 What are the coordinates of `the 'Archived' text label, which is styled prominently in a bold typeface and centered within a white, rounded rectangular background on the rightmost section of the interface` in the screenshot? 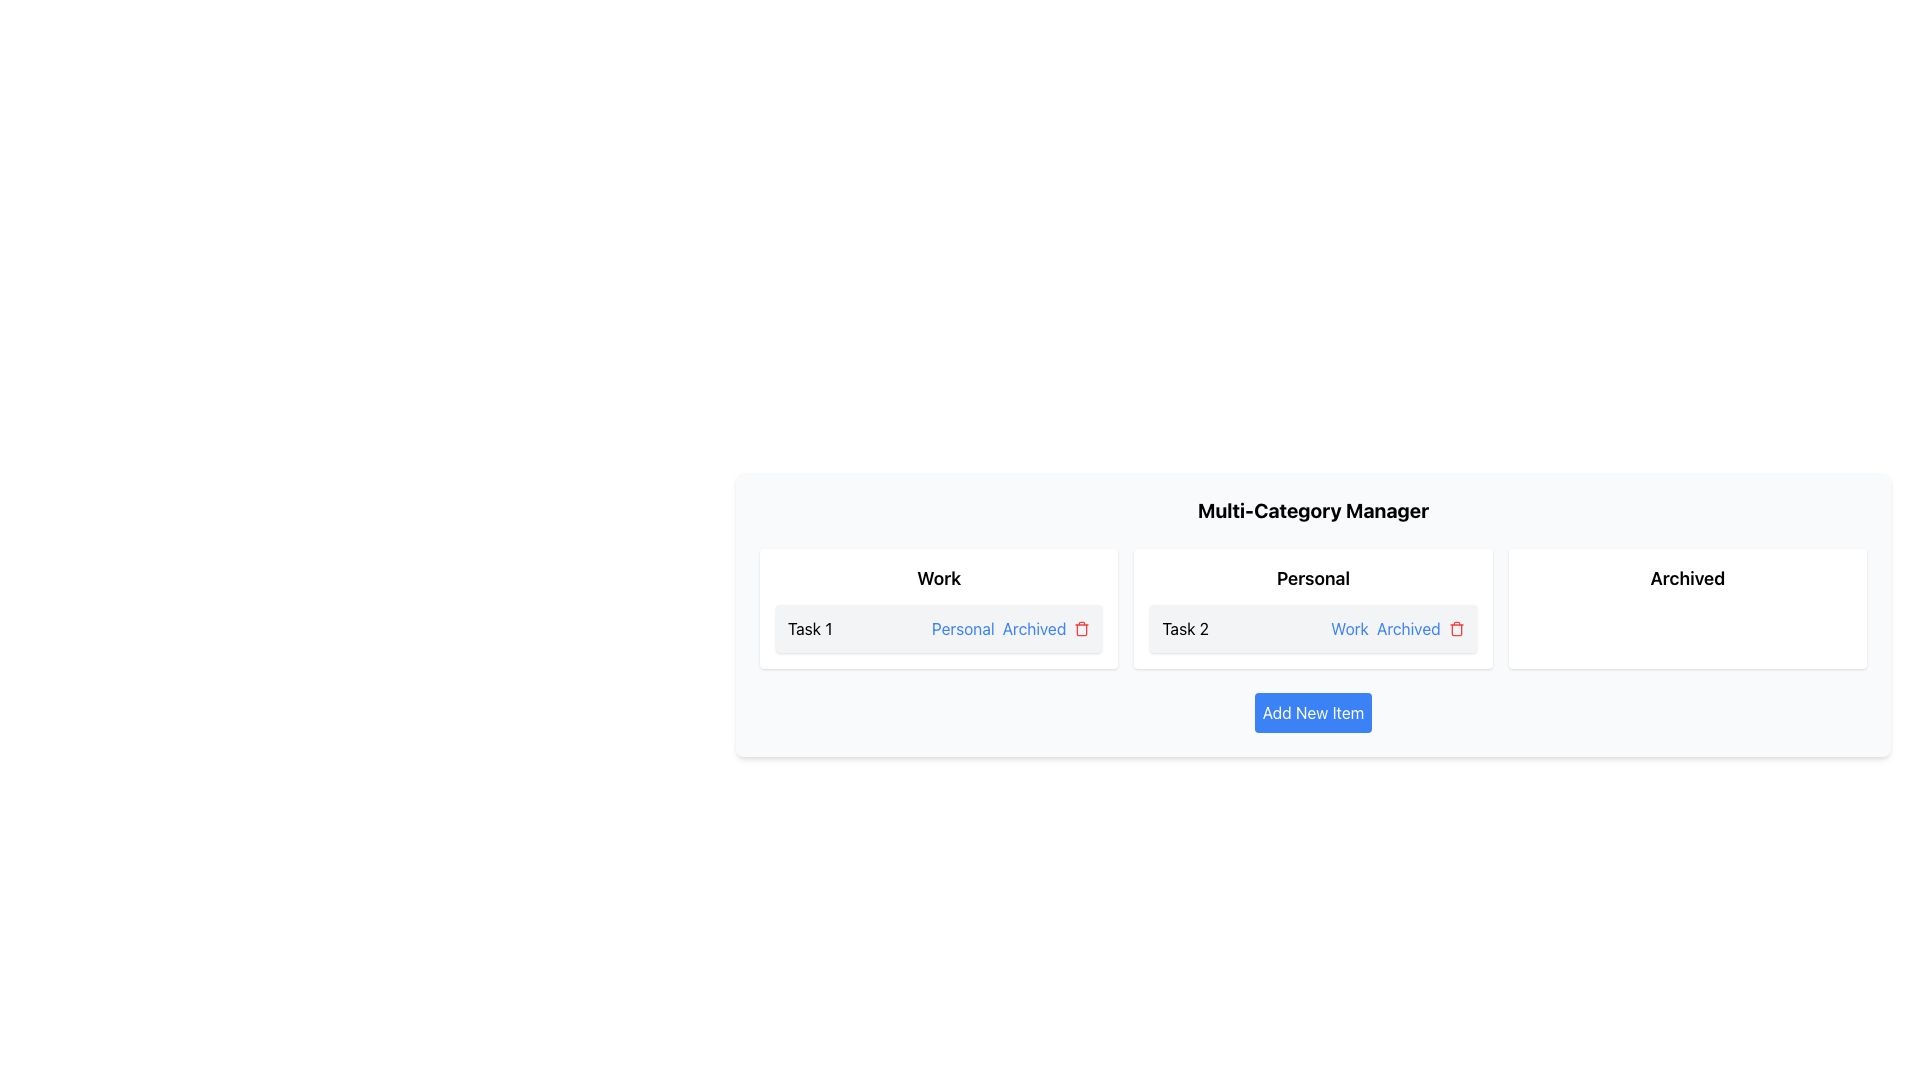 It's located at (1686, 578).